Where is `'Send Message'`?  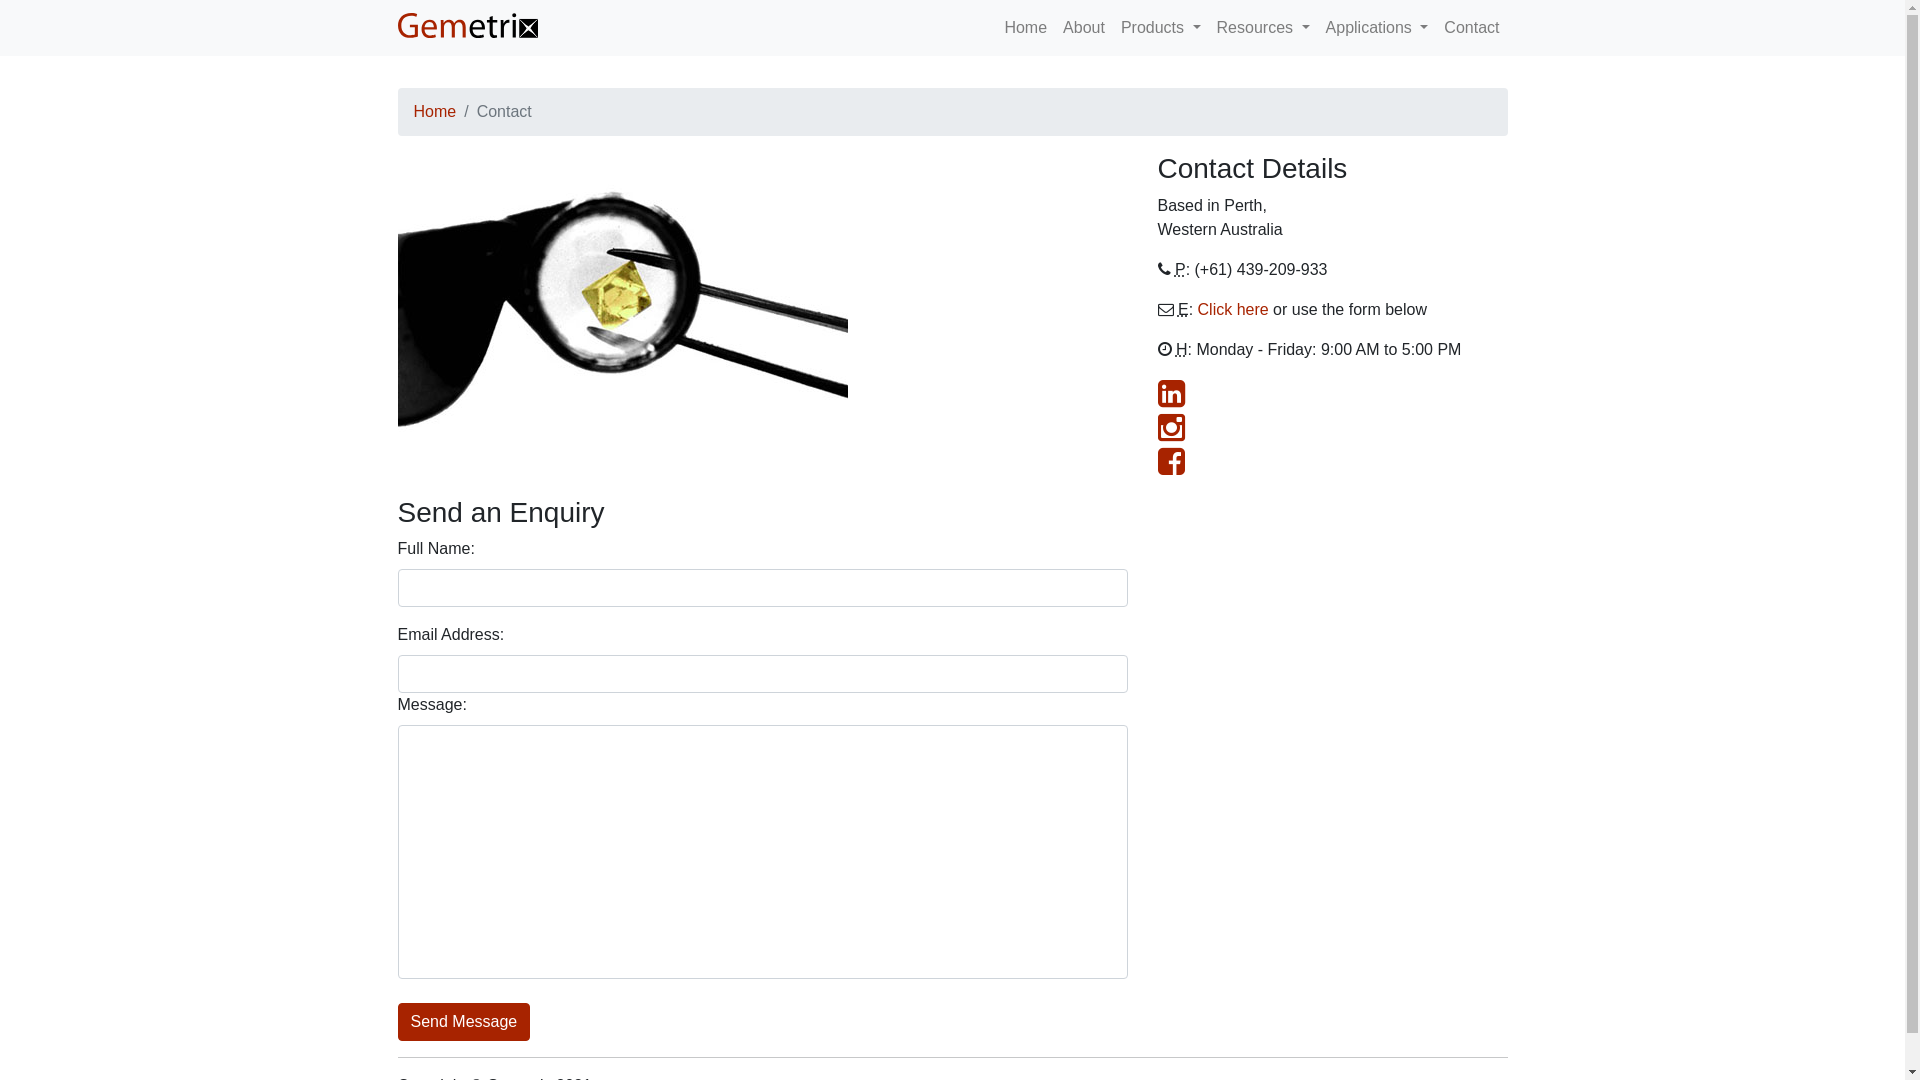 'Send Message' is located at coordinates (463, 1022).